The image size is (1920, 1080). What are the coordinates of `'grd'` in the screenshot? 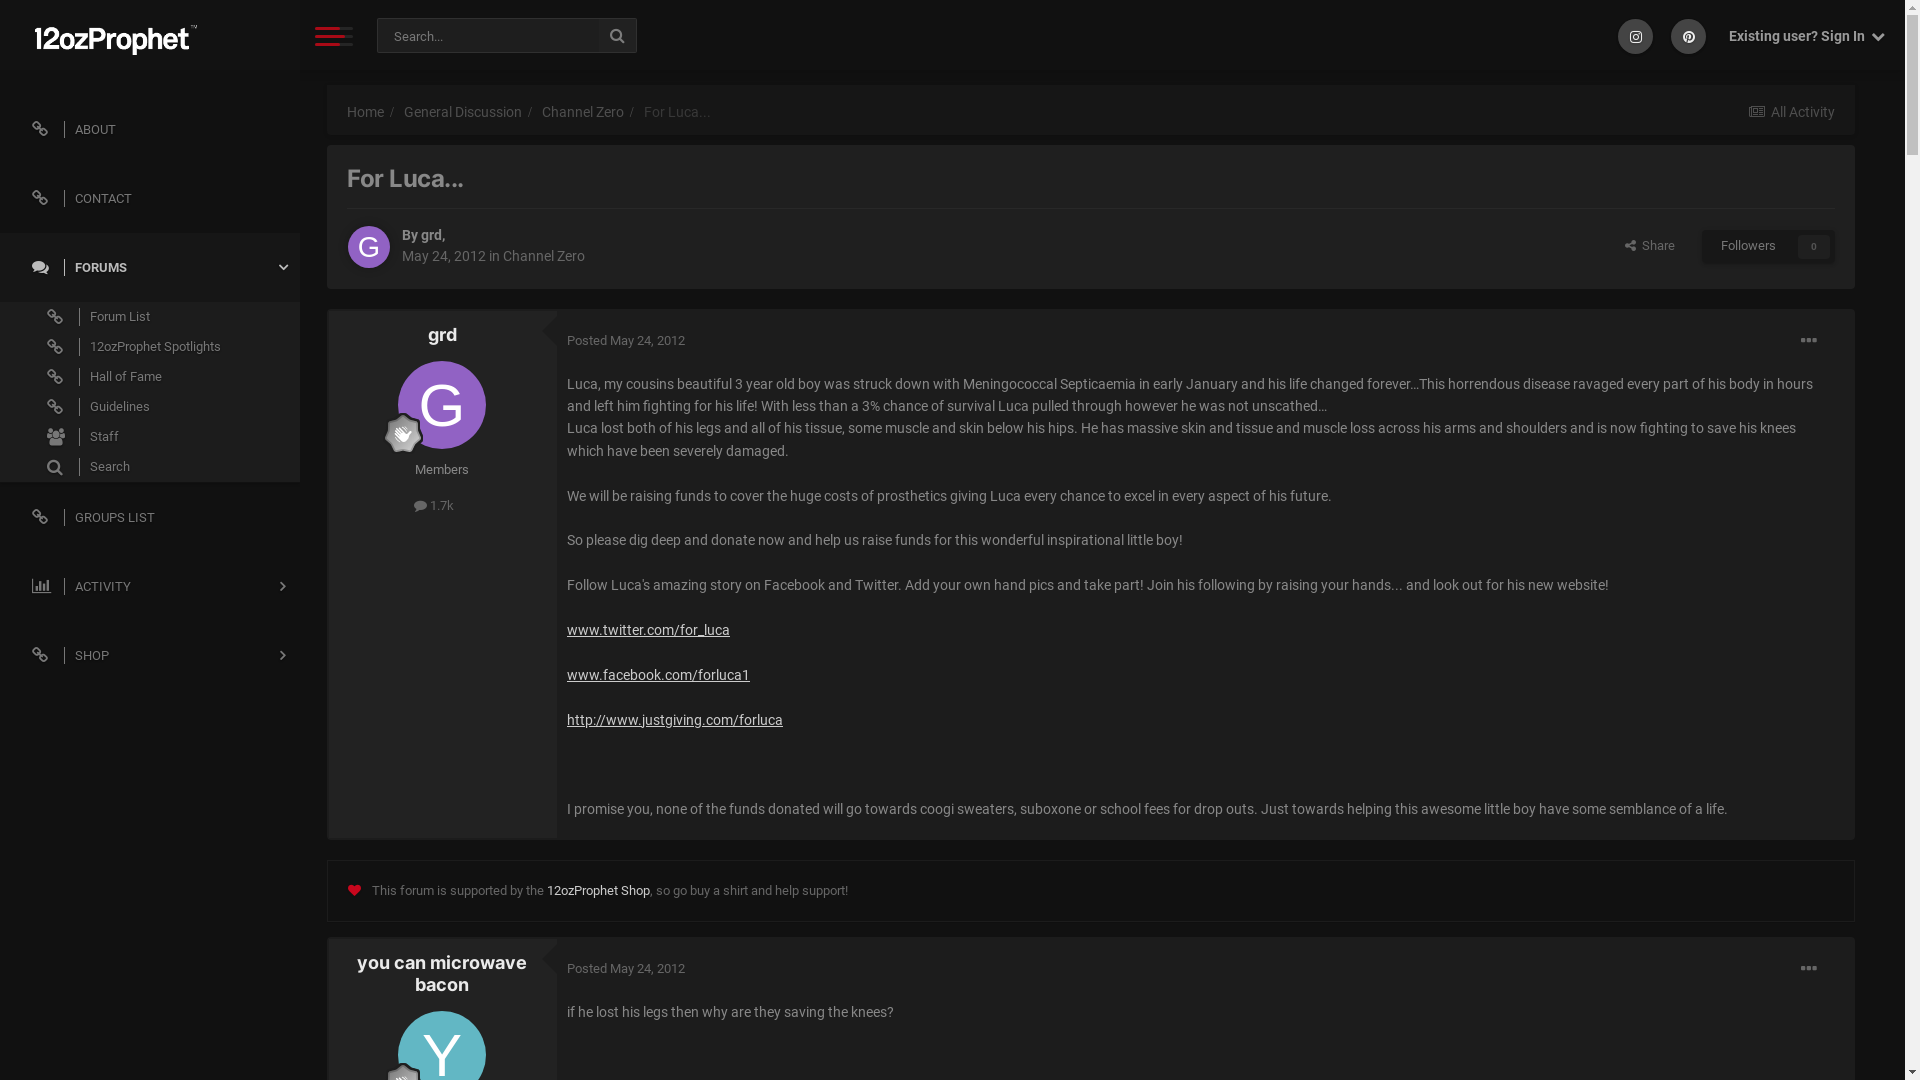 It's located at (441, 333).